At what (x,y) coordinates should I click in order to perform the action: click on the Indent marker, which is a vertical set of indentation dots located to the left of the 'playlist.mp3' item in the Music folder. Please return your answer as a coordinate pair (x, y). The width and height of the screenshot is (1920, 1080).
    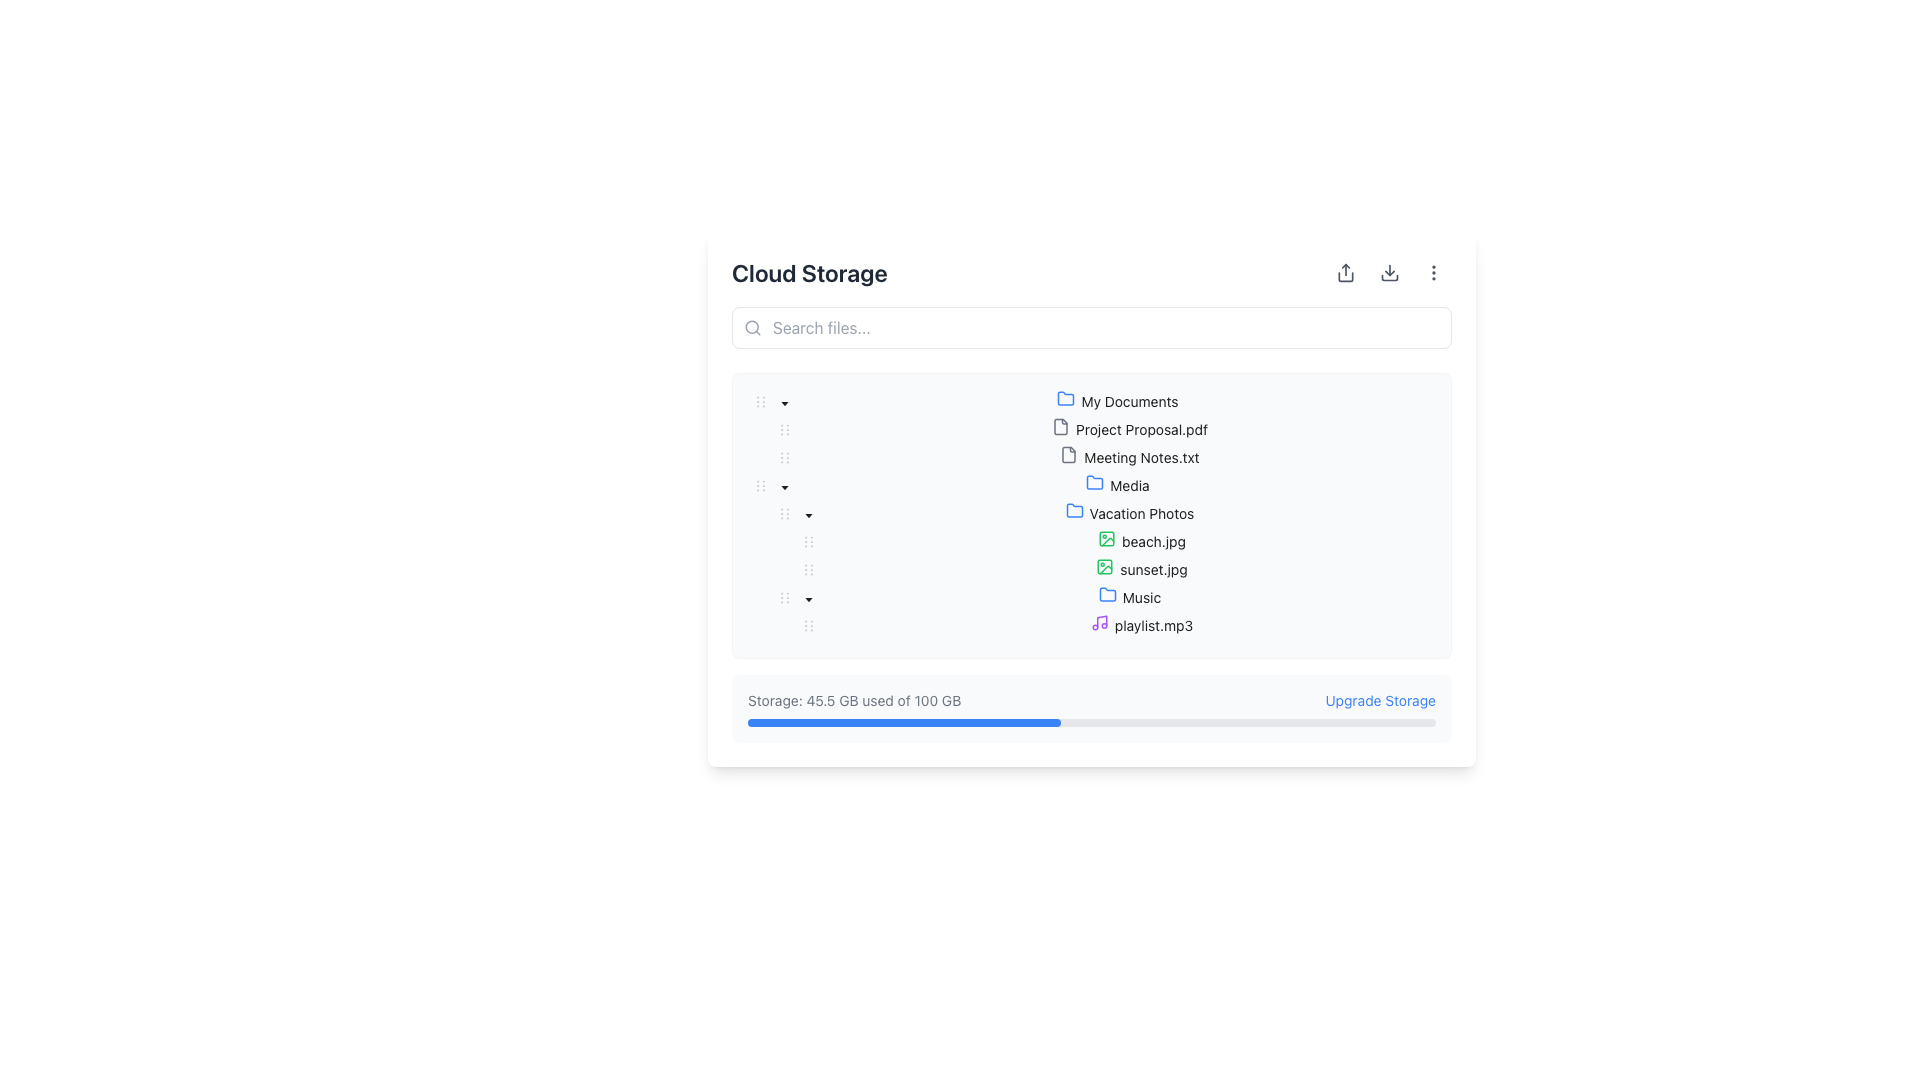
    Looking at the image, I should click on (771, 624).